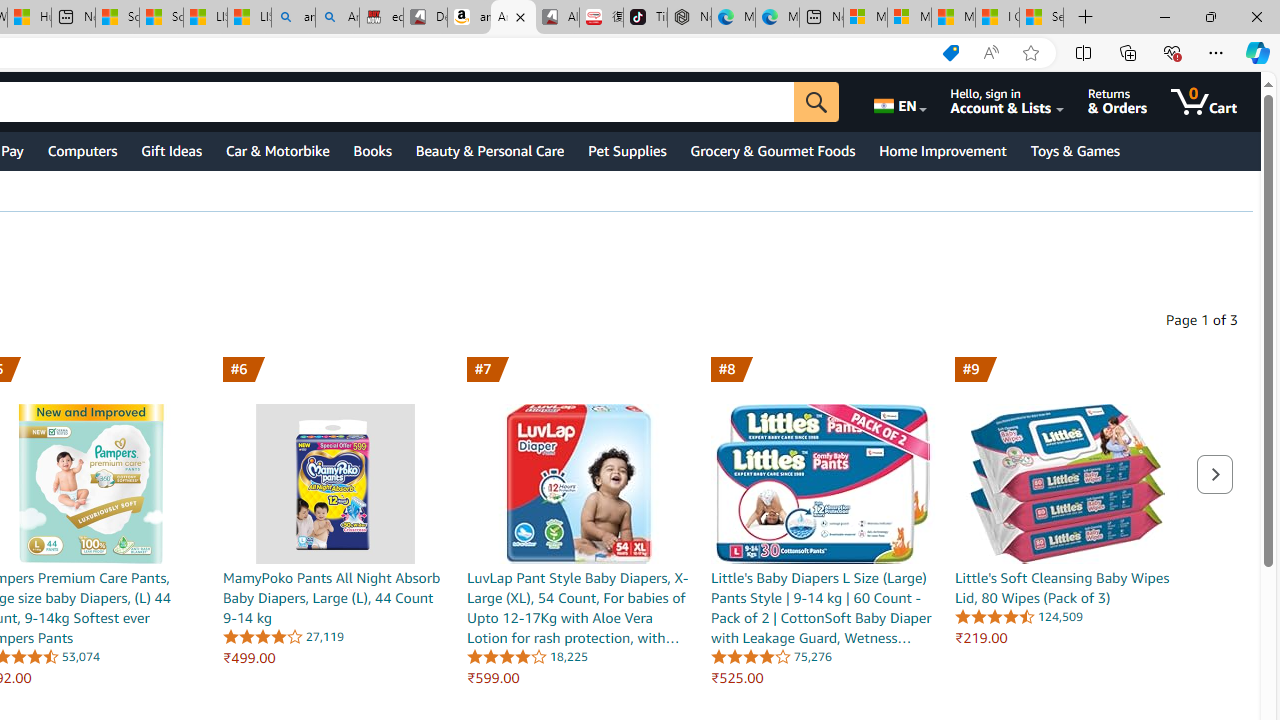 Image resolution: width=1280 pixels, height=720 pixels. Describe the element at coordinates (171, 149) in the screenshot. I see `'Gift Ideas'` at that location.